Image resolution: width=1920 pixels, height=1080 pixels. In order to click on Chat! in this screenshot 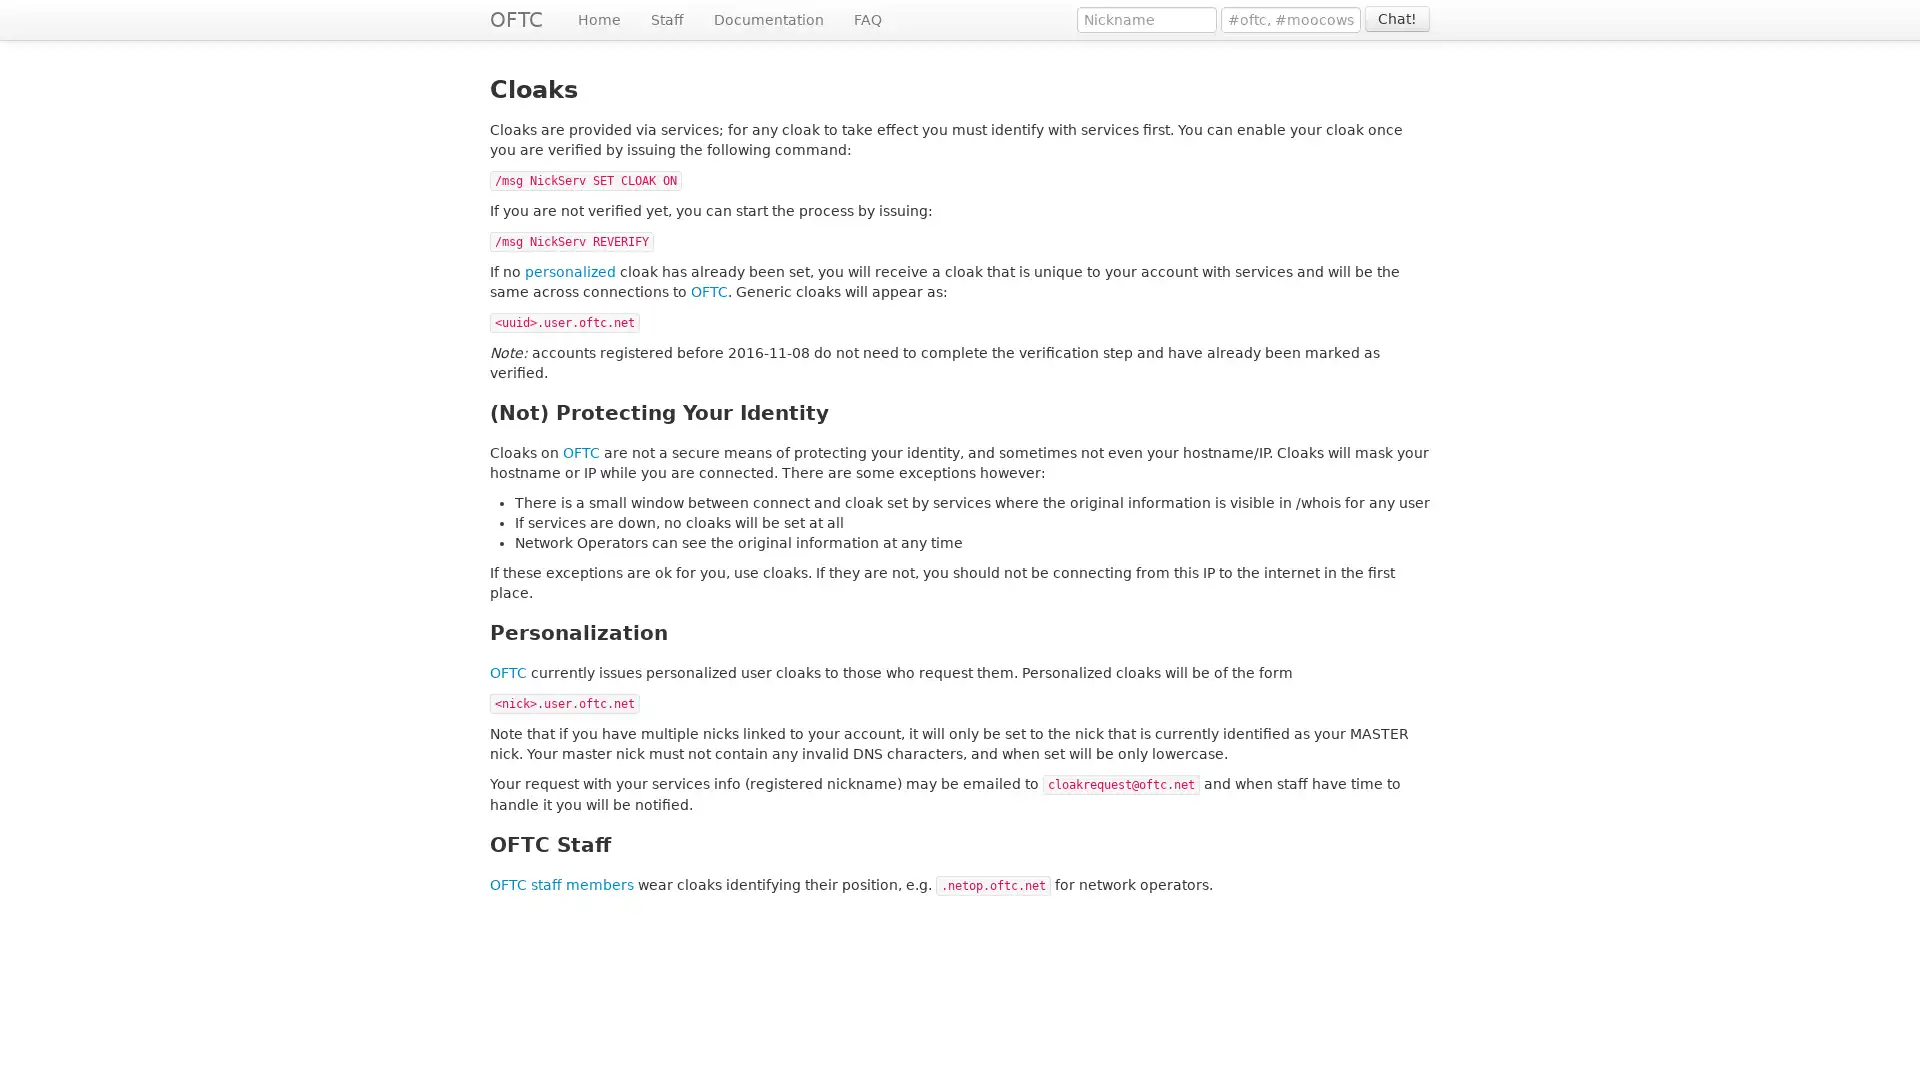, I will do `click(1396, 19)`.